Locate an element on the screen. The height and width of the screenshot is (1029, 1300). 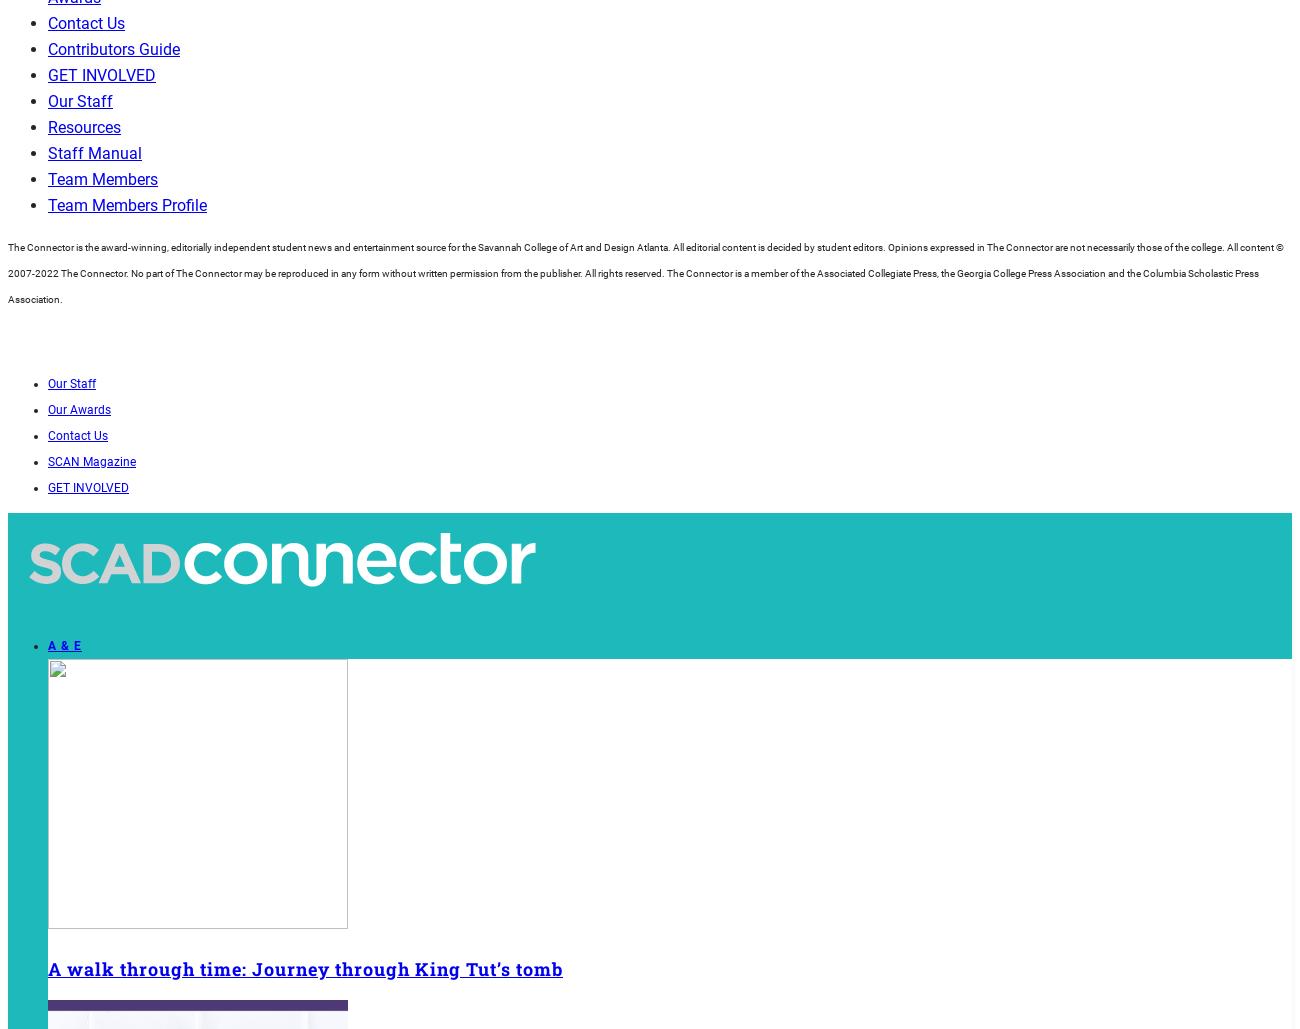
'Staff Manual' is located at coordinates (95, 153).